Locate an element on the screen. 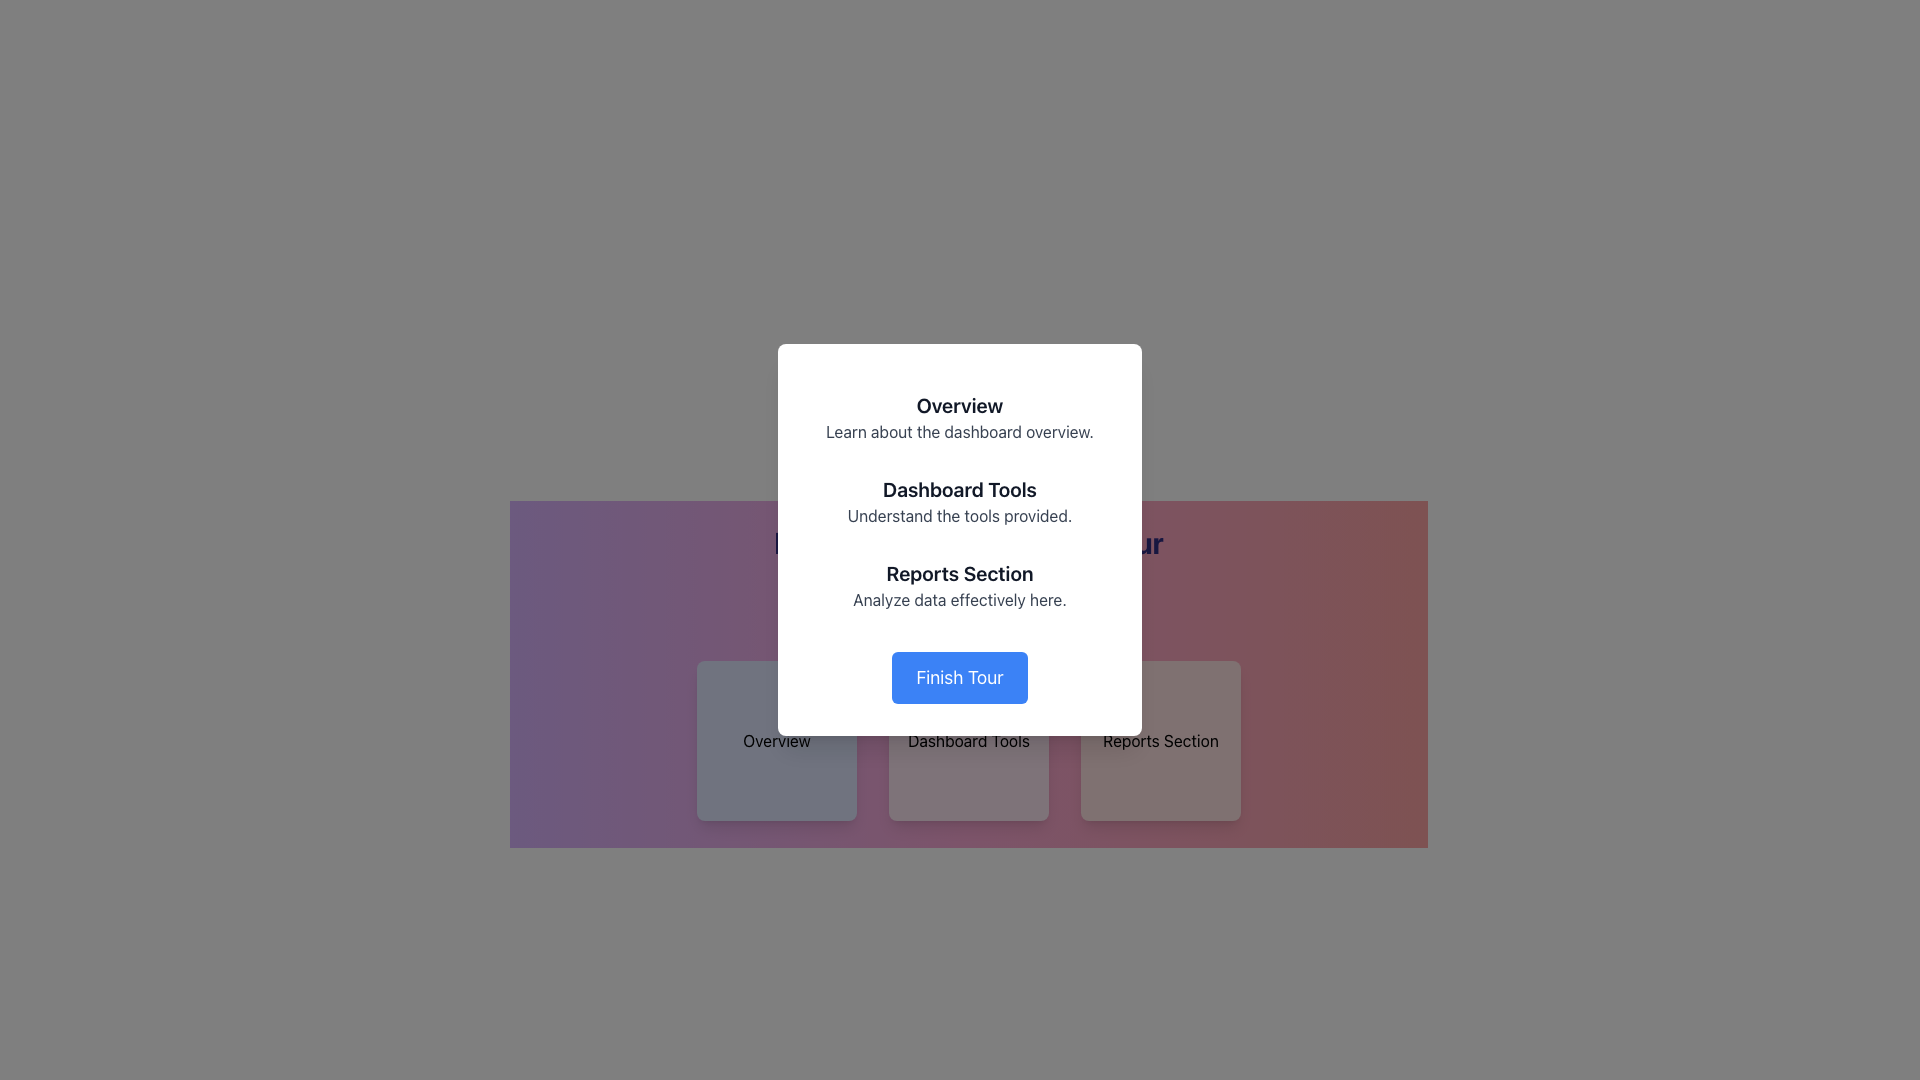 This screenshot has width=1920, height=1080. the text label that serves as the title for the section, positioned at the top-center of the vertical list format above the text 'Understand the tools provided.' is located at coordinates (960, 489).